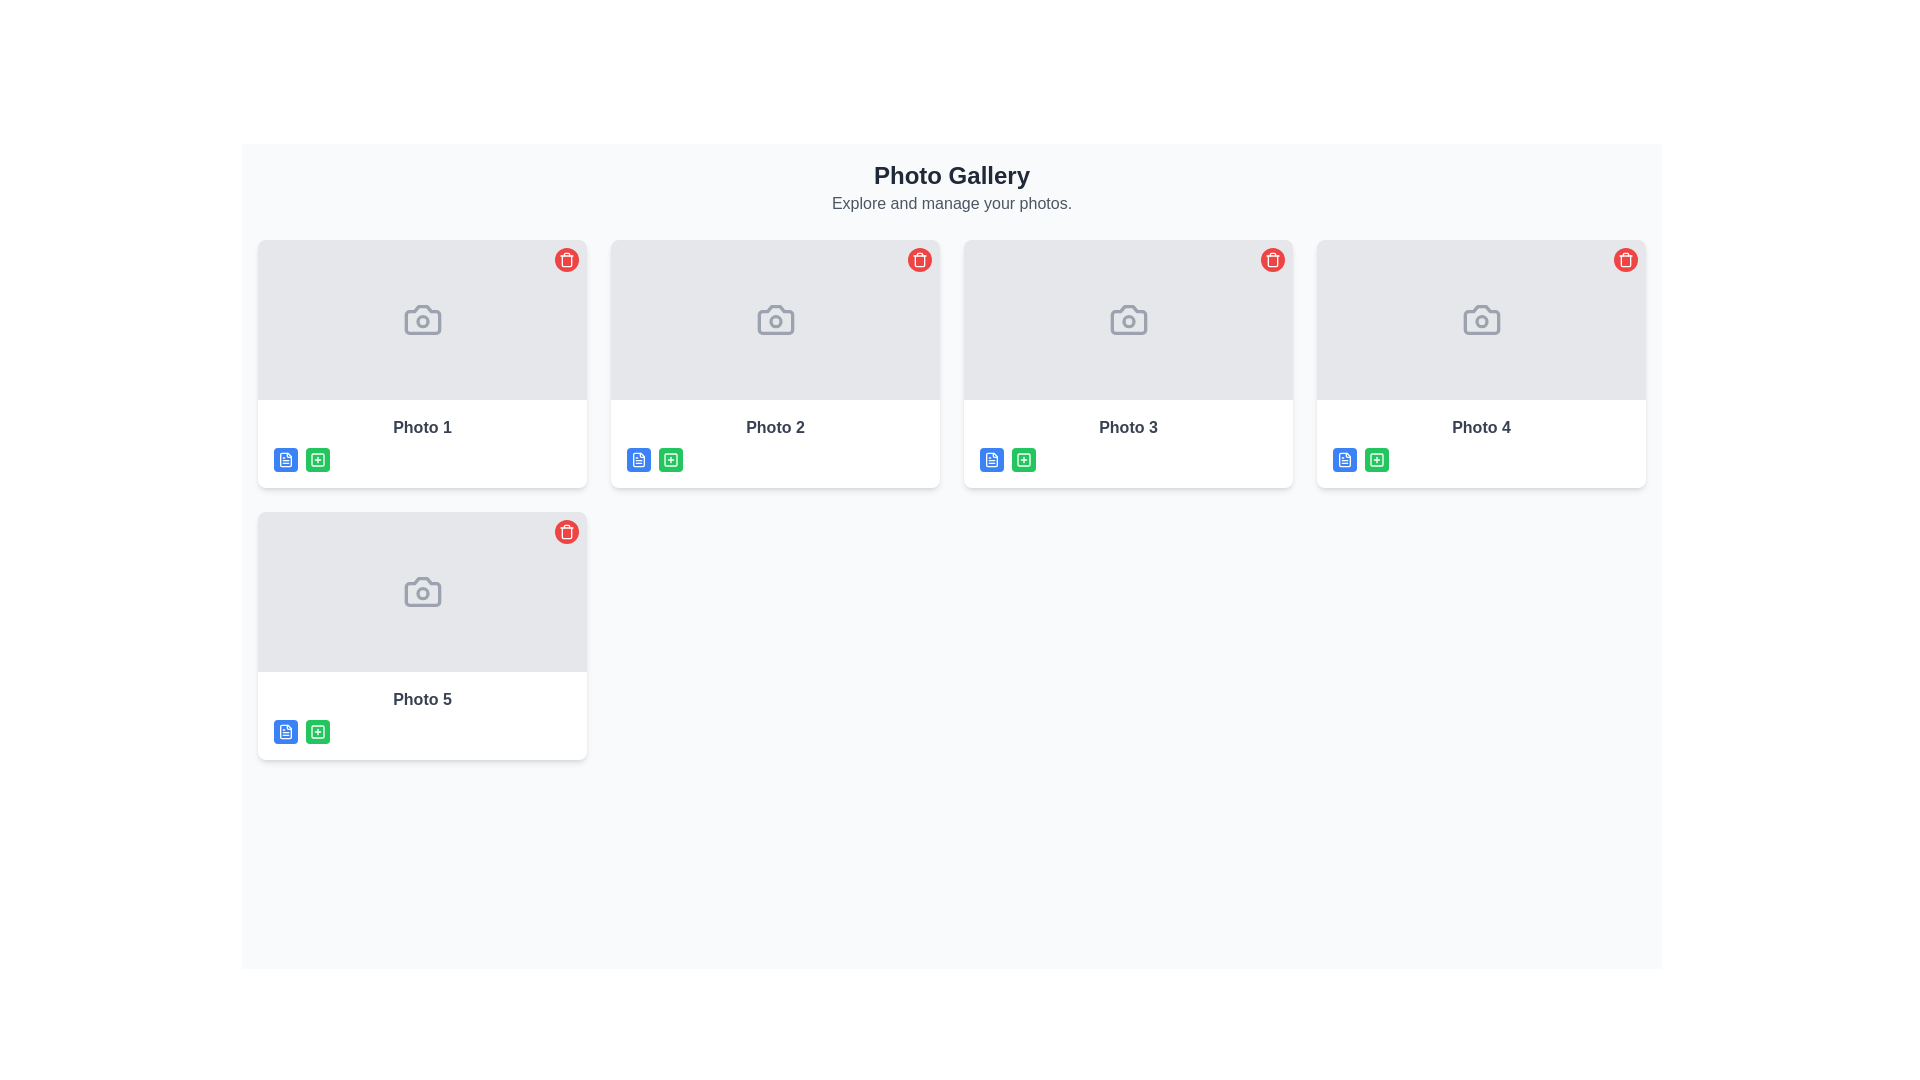 The image size is (1920, 1080). What do you see at coordinates (421, 715) in the screenshot?
I see `the green icon located on the fifth card in the photo gallery` at bounding box center [421, 715].